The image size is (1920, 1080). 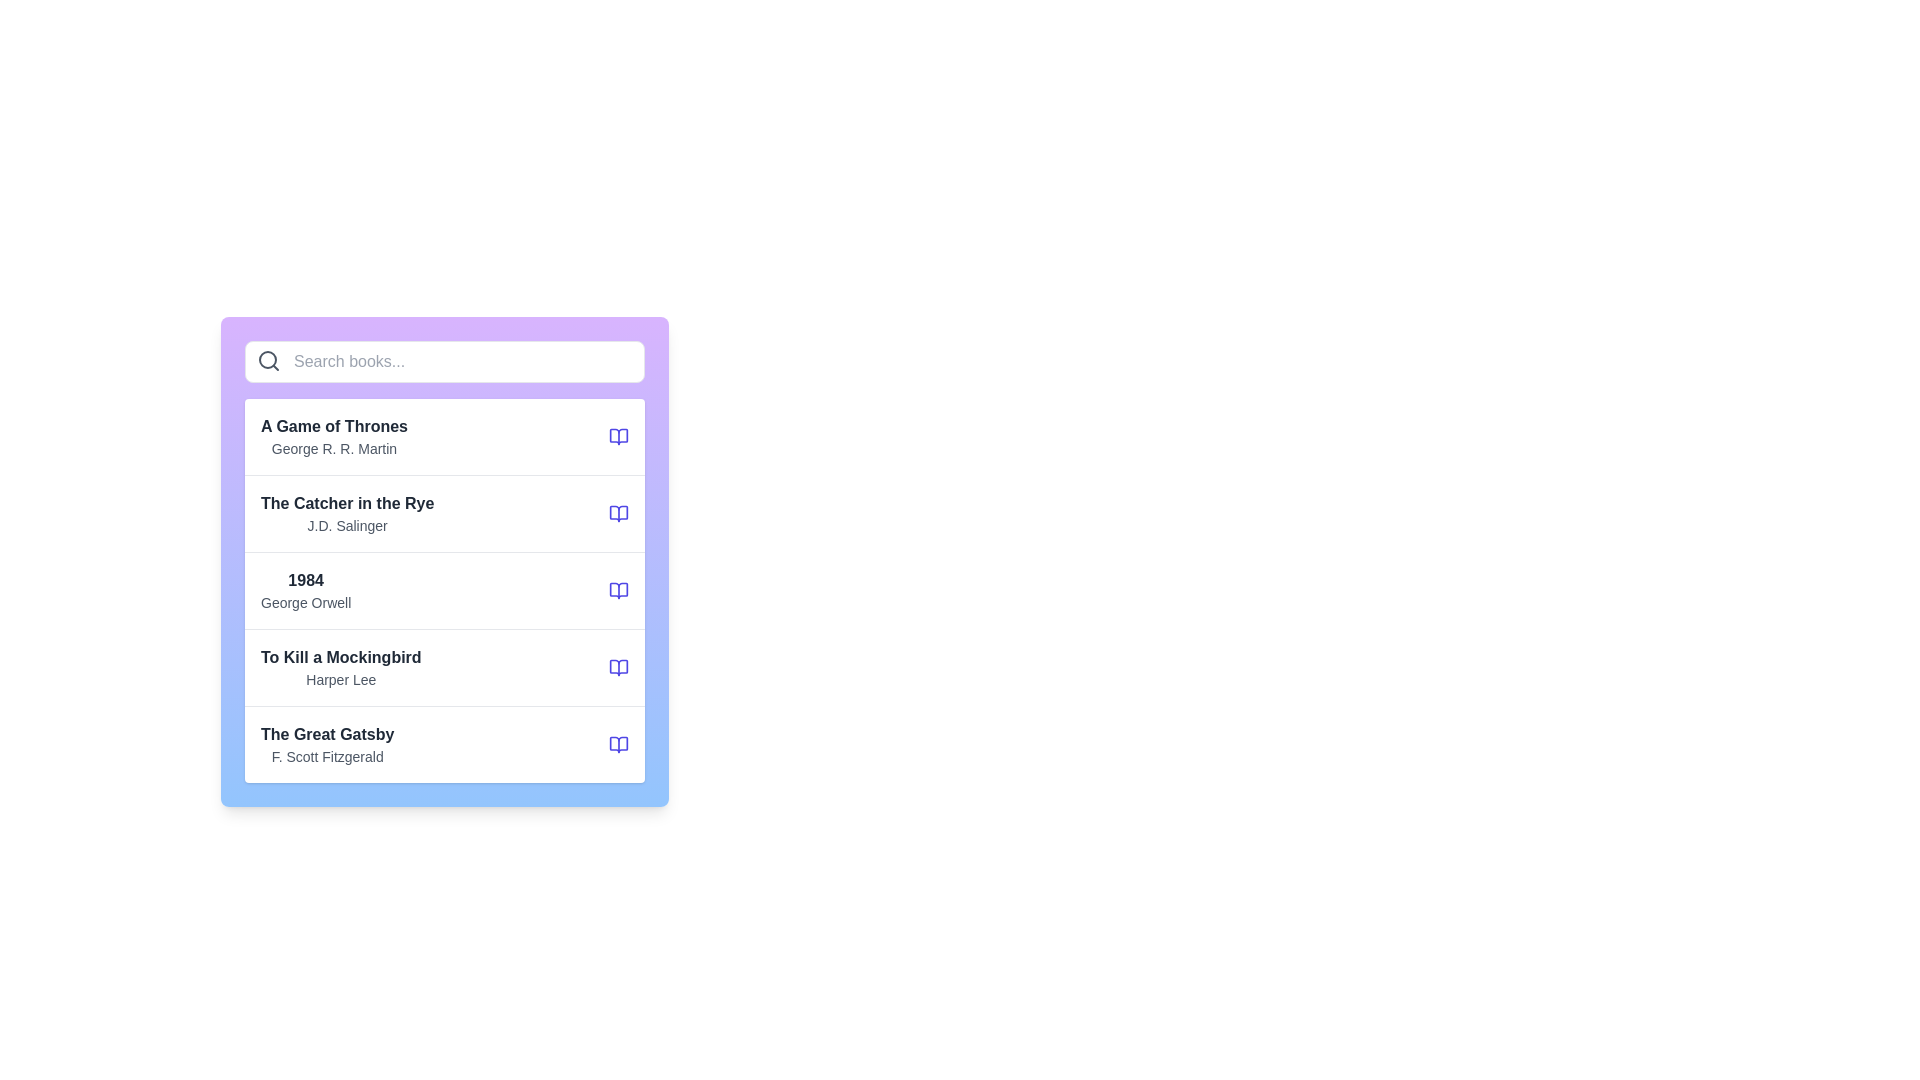 What do you see at coordinates (341, 678) in the screenshot?
I see `the non-interactive label displaying the author of 'To Kill a Mockingbird', located directly beneath the book title in the bottom-left quadrant of the interface` at bounding box center [341, 678].